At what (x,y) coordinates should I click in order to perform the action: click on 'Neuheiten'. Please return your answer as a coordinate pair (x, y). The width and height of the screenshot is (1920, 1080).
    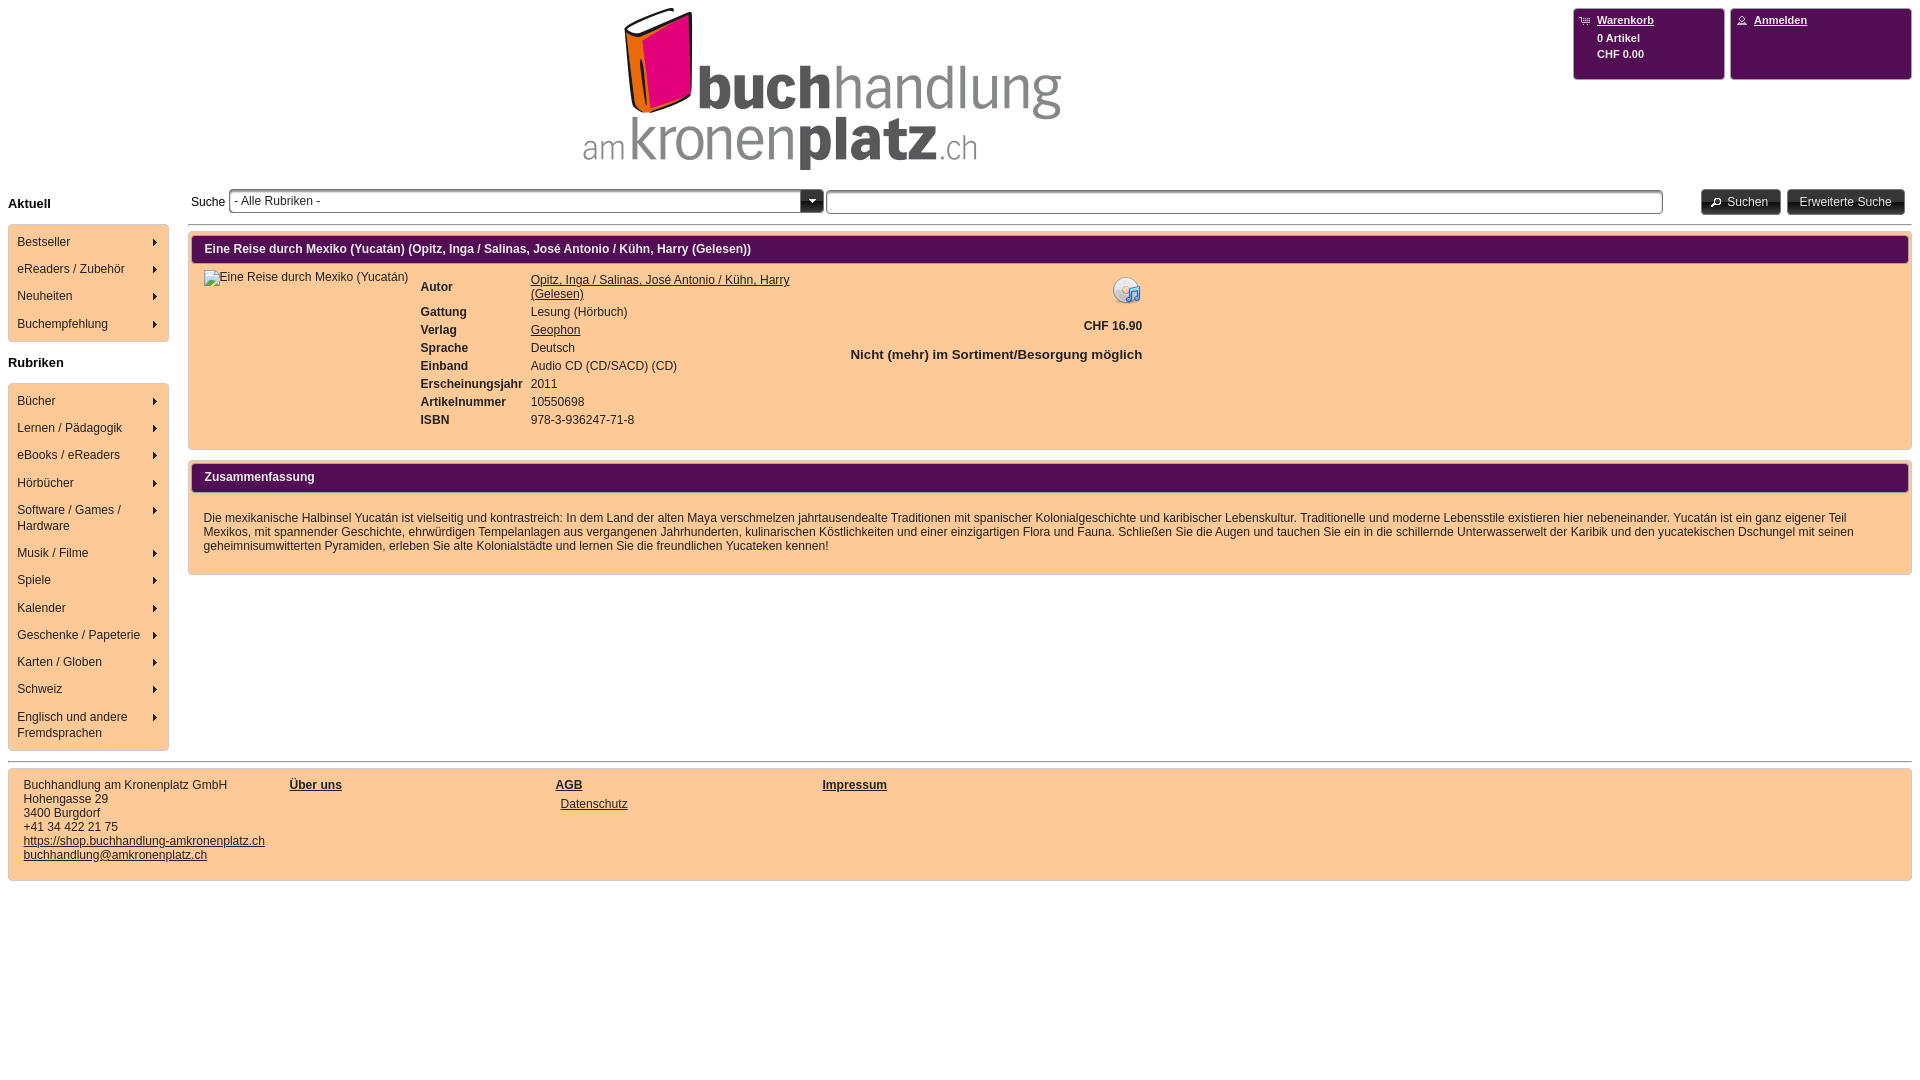
    Looking at the image, I should click on (89, 296).